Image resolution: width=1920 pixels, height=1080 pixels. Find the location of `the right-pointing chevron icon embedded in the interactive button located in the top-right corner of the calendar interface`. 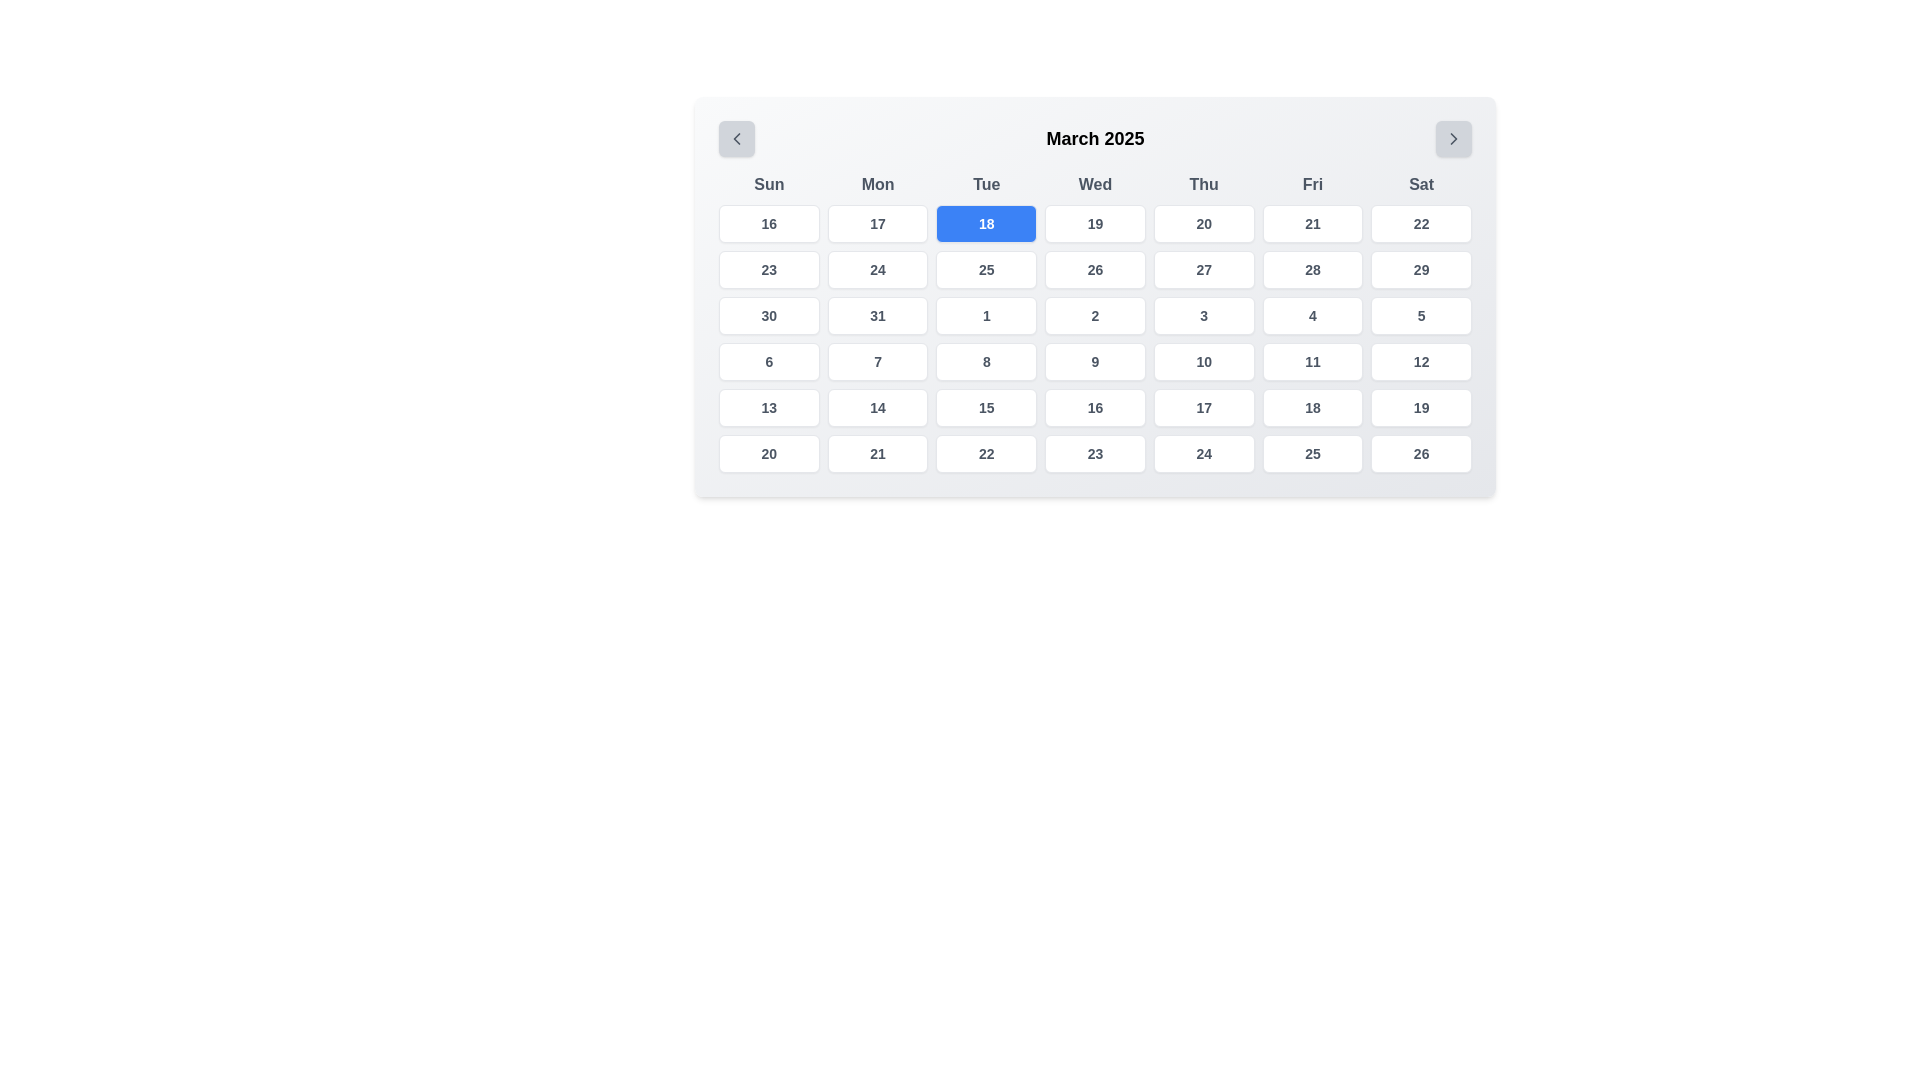

the right-pointing chevron icon embedded in the interactive button located in the top-right corner of the calendar interface is located at coordinates (1454, 137).